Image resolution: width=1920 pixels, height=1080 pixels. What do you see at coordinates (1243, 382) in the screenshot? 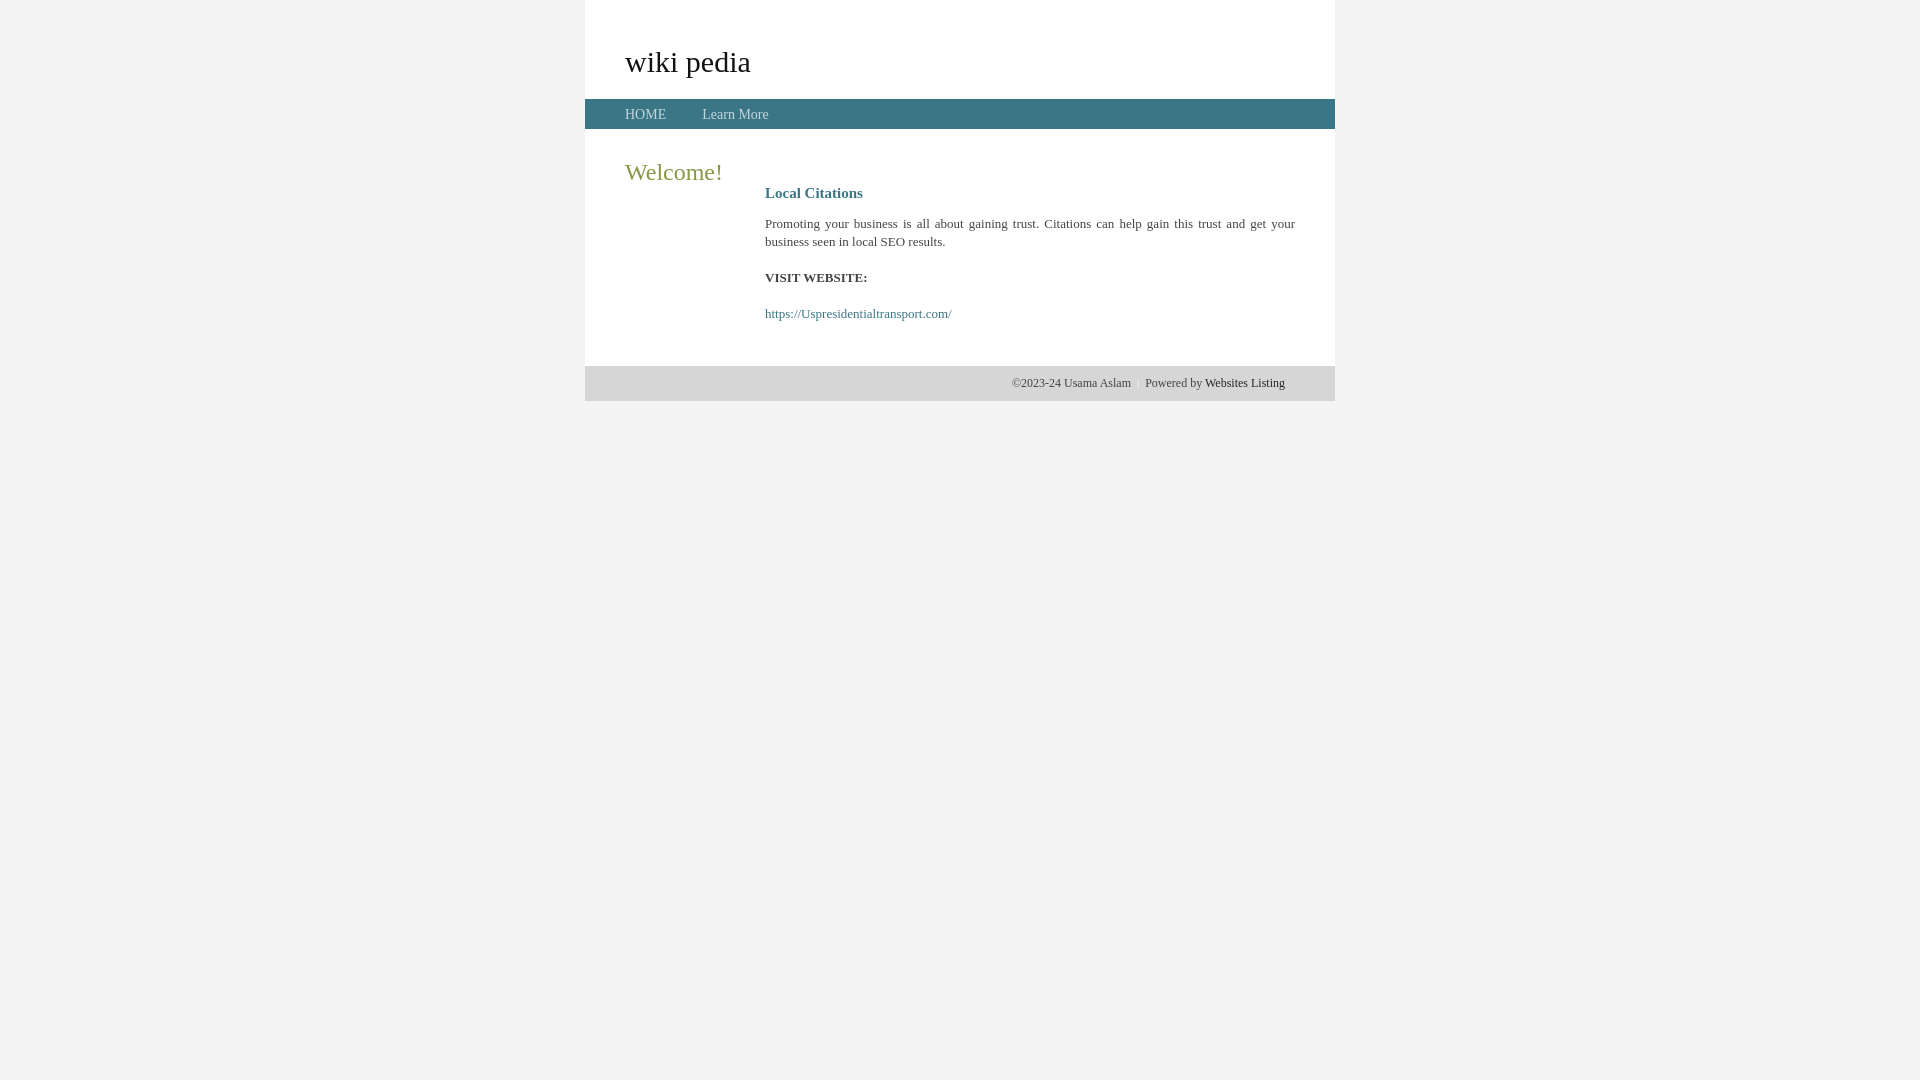
I see `'Websites Listing'` at bounding box center [1243, 382].